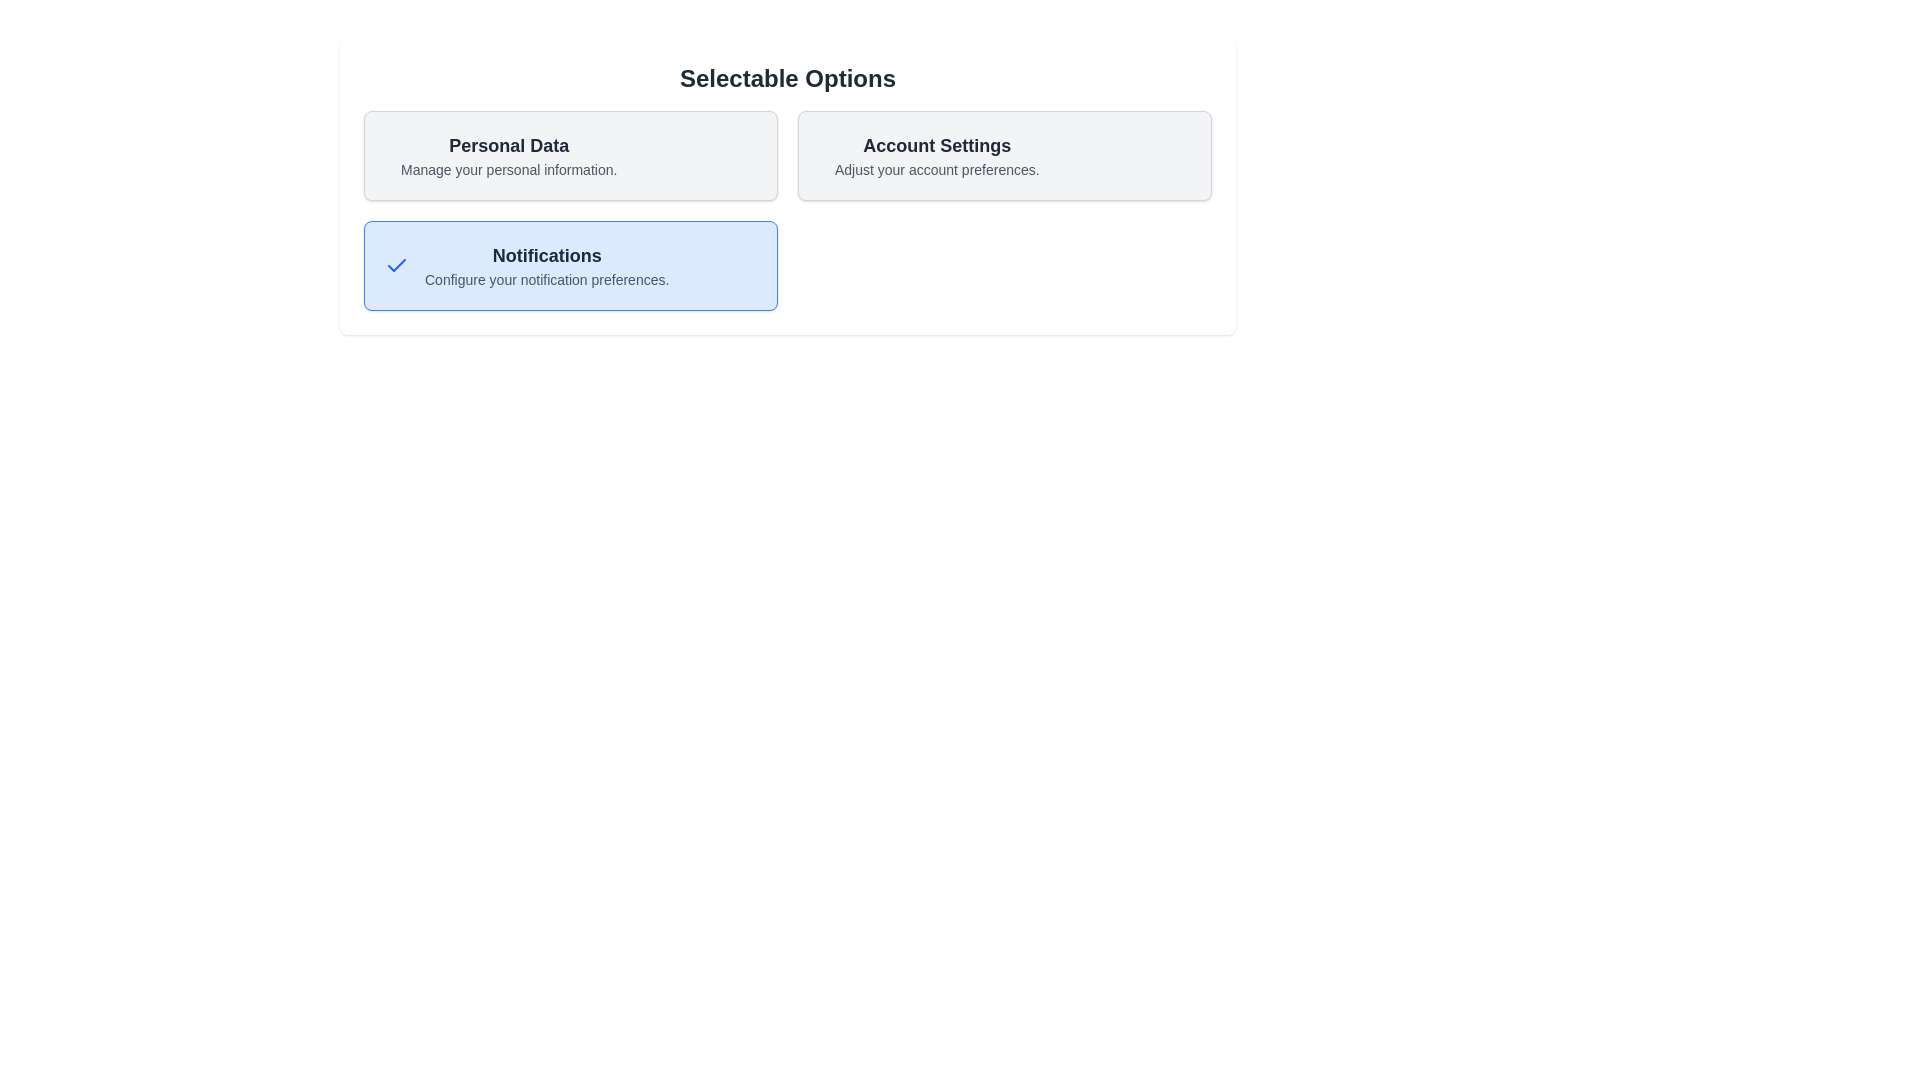 Image resolution: width=1920 pixels, height=1080 pixels. What do you see at coordinates (397, 265) in the screenshot?
I see `the selection state represented by the small blue checkmark icon located in the top-left corner of the Notifications selection box` at bounding box center [397, 265].